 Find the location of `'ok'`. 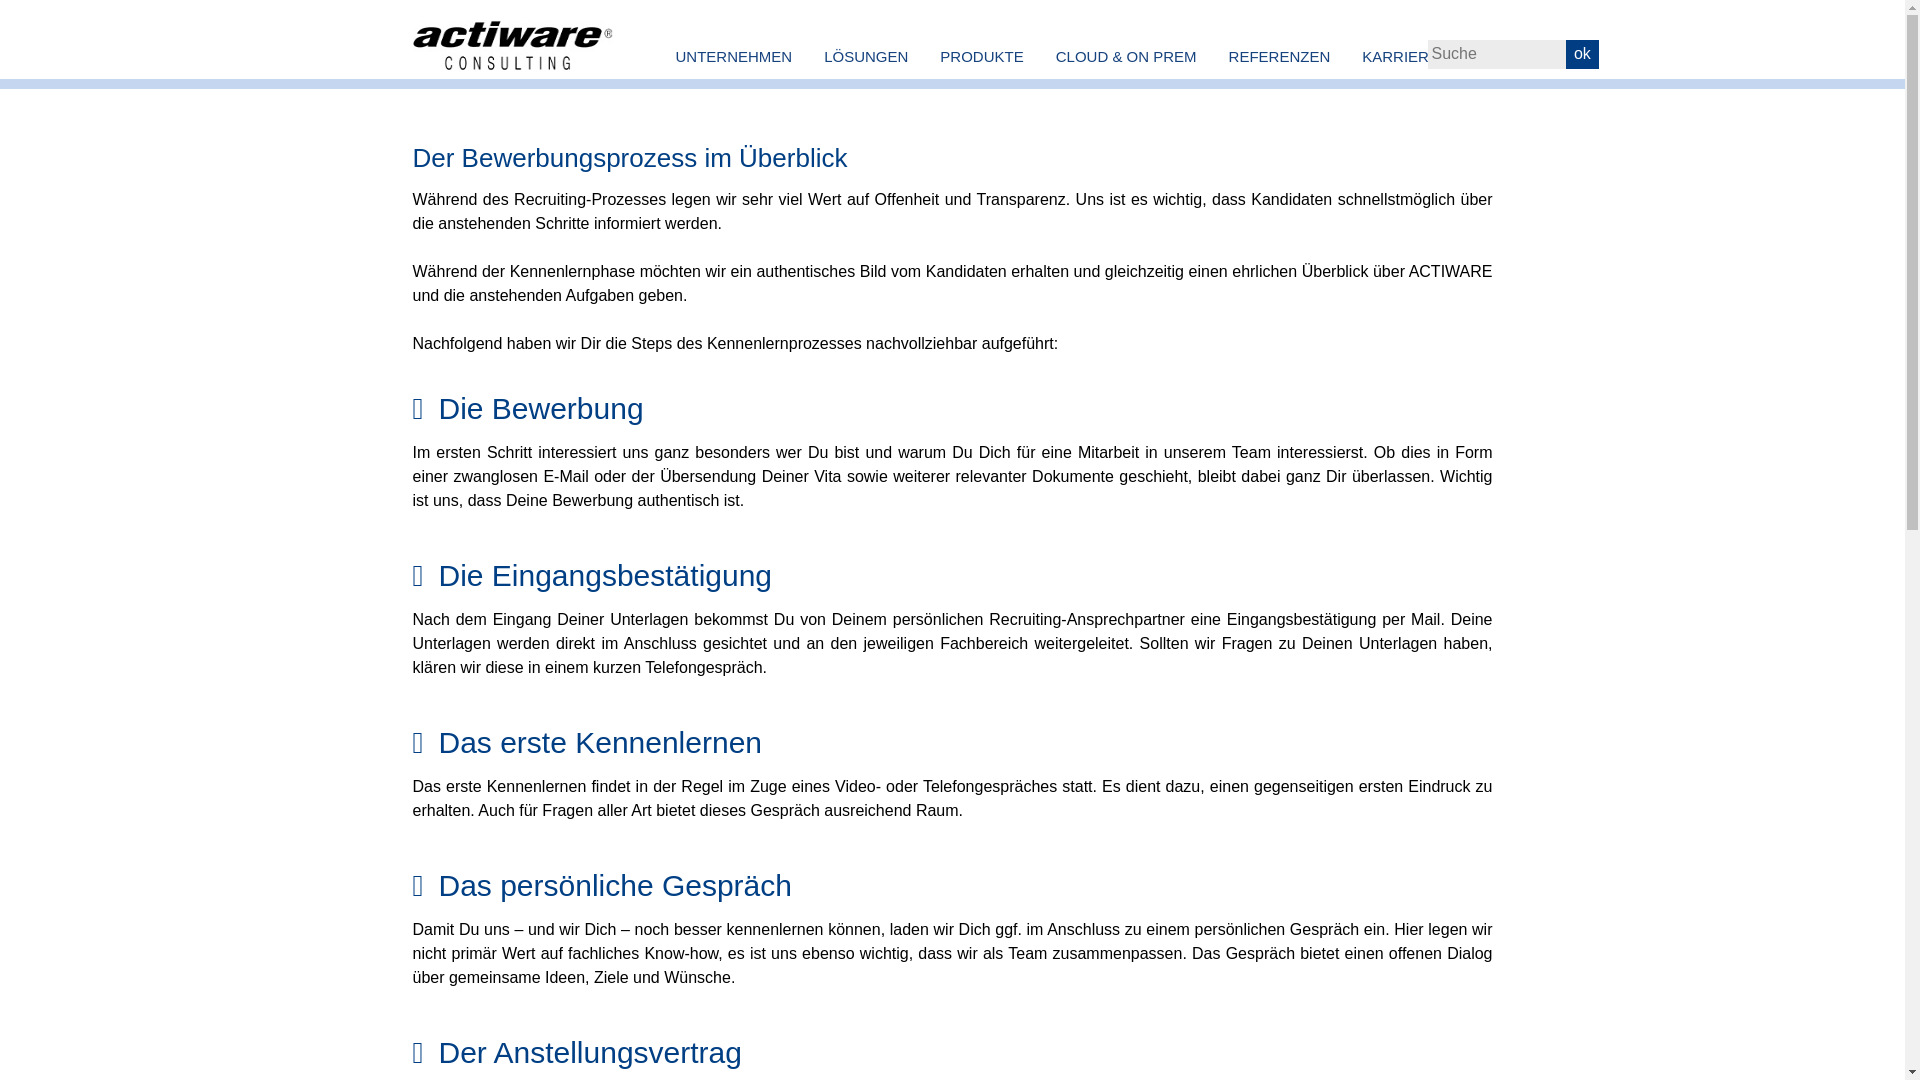

'ok' is located at coordinates (1581, 53).